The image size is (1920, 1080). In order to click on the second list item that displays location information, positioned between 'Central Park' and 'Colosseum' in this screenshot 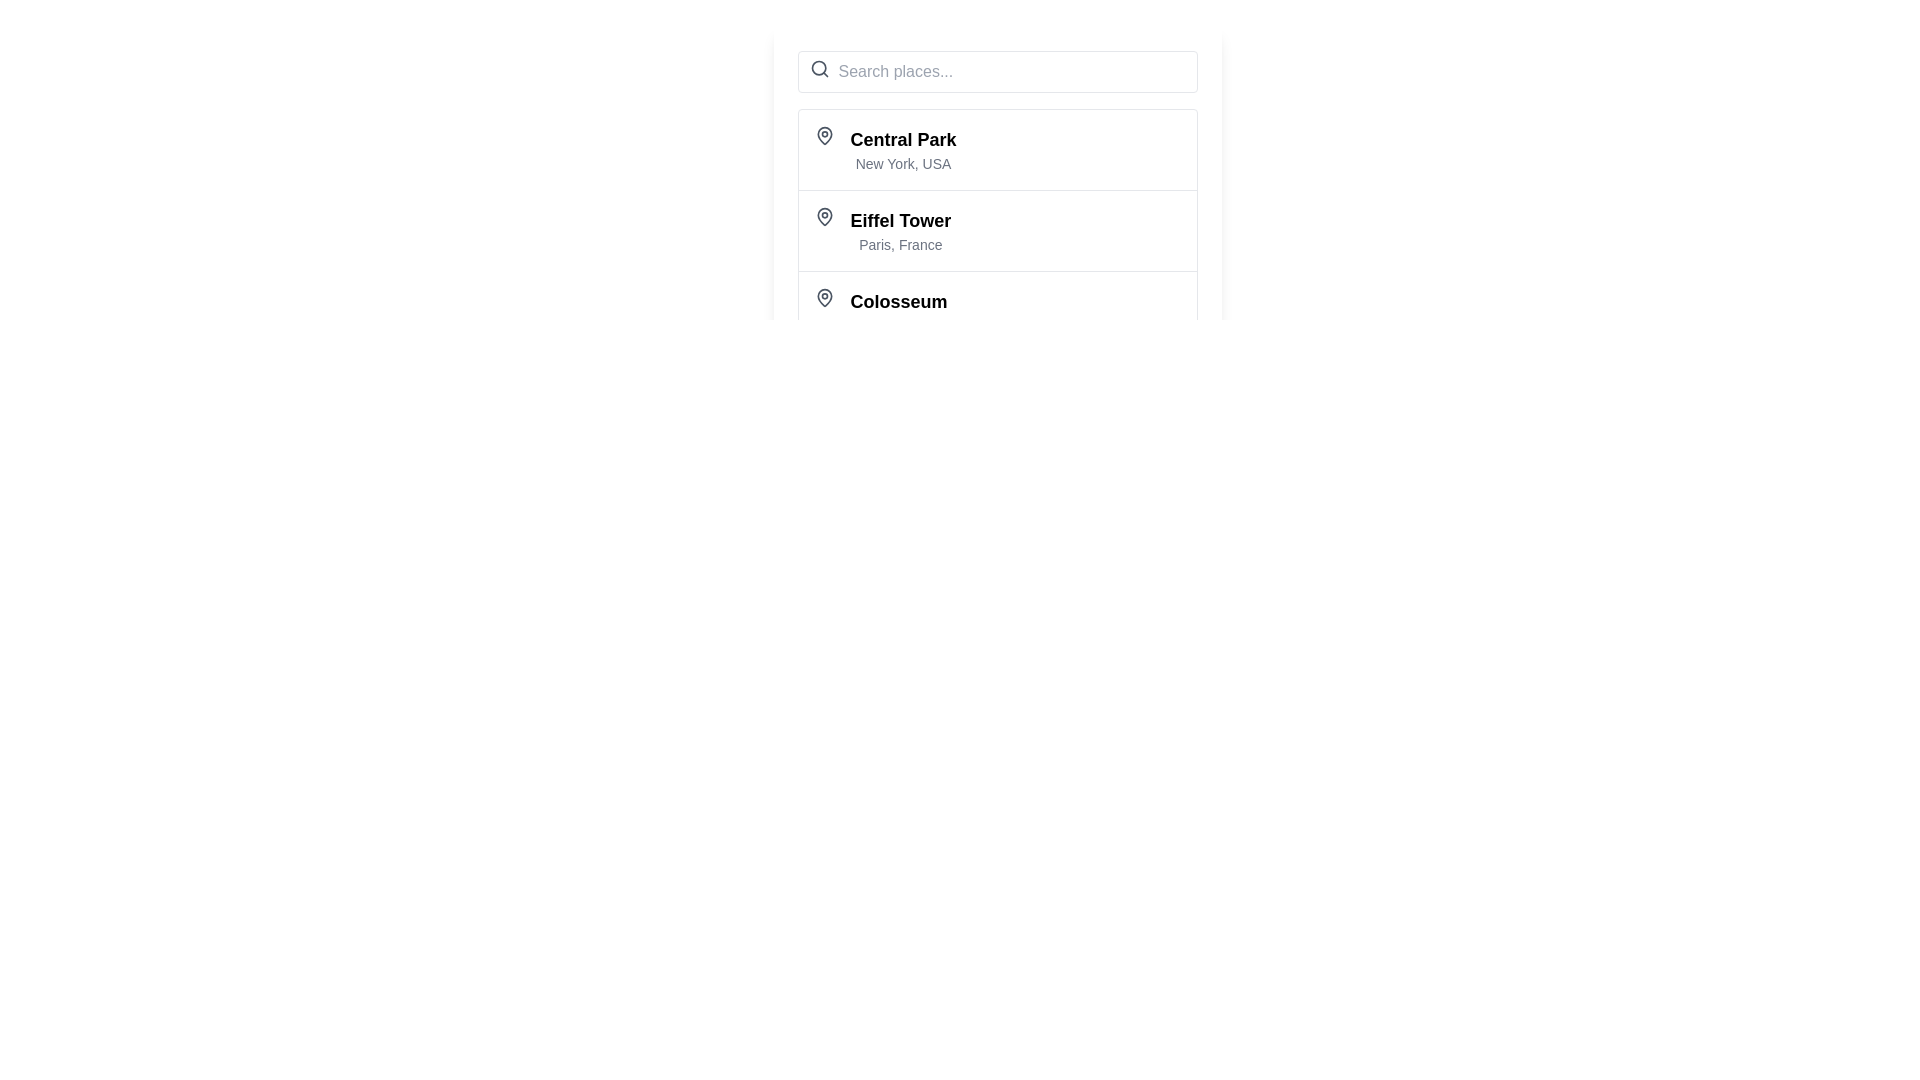, I will do `click(997, 200)`.